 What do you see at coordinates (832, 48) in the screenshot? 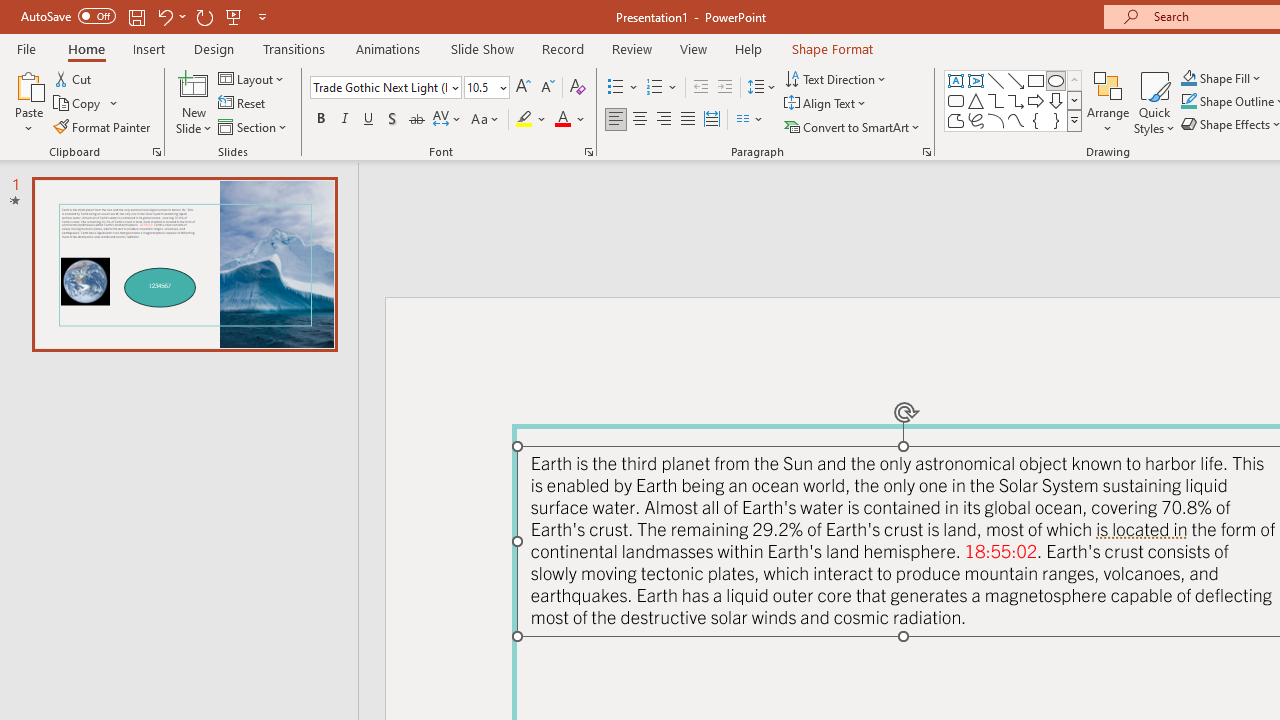
I see `'Shape Format'` at bounding box center [832, 48].